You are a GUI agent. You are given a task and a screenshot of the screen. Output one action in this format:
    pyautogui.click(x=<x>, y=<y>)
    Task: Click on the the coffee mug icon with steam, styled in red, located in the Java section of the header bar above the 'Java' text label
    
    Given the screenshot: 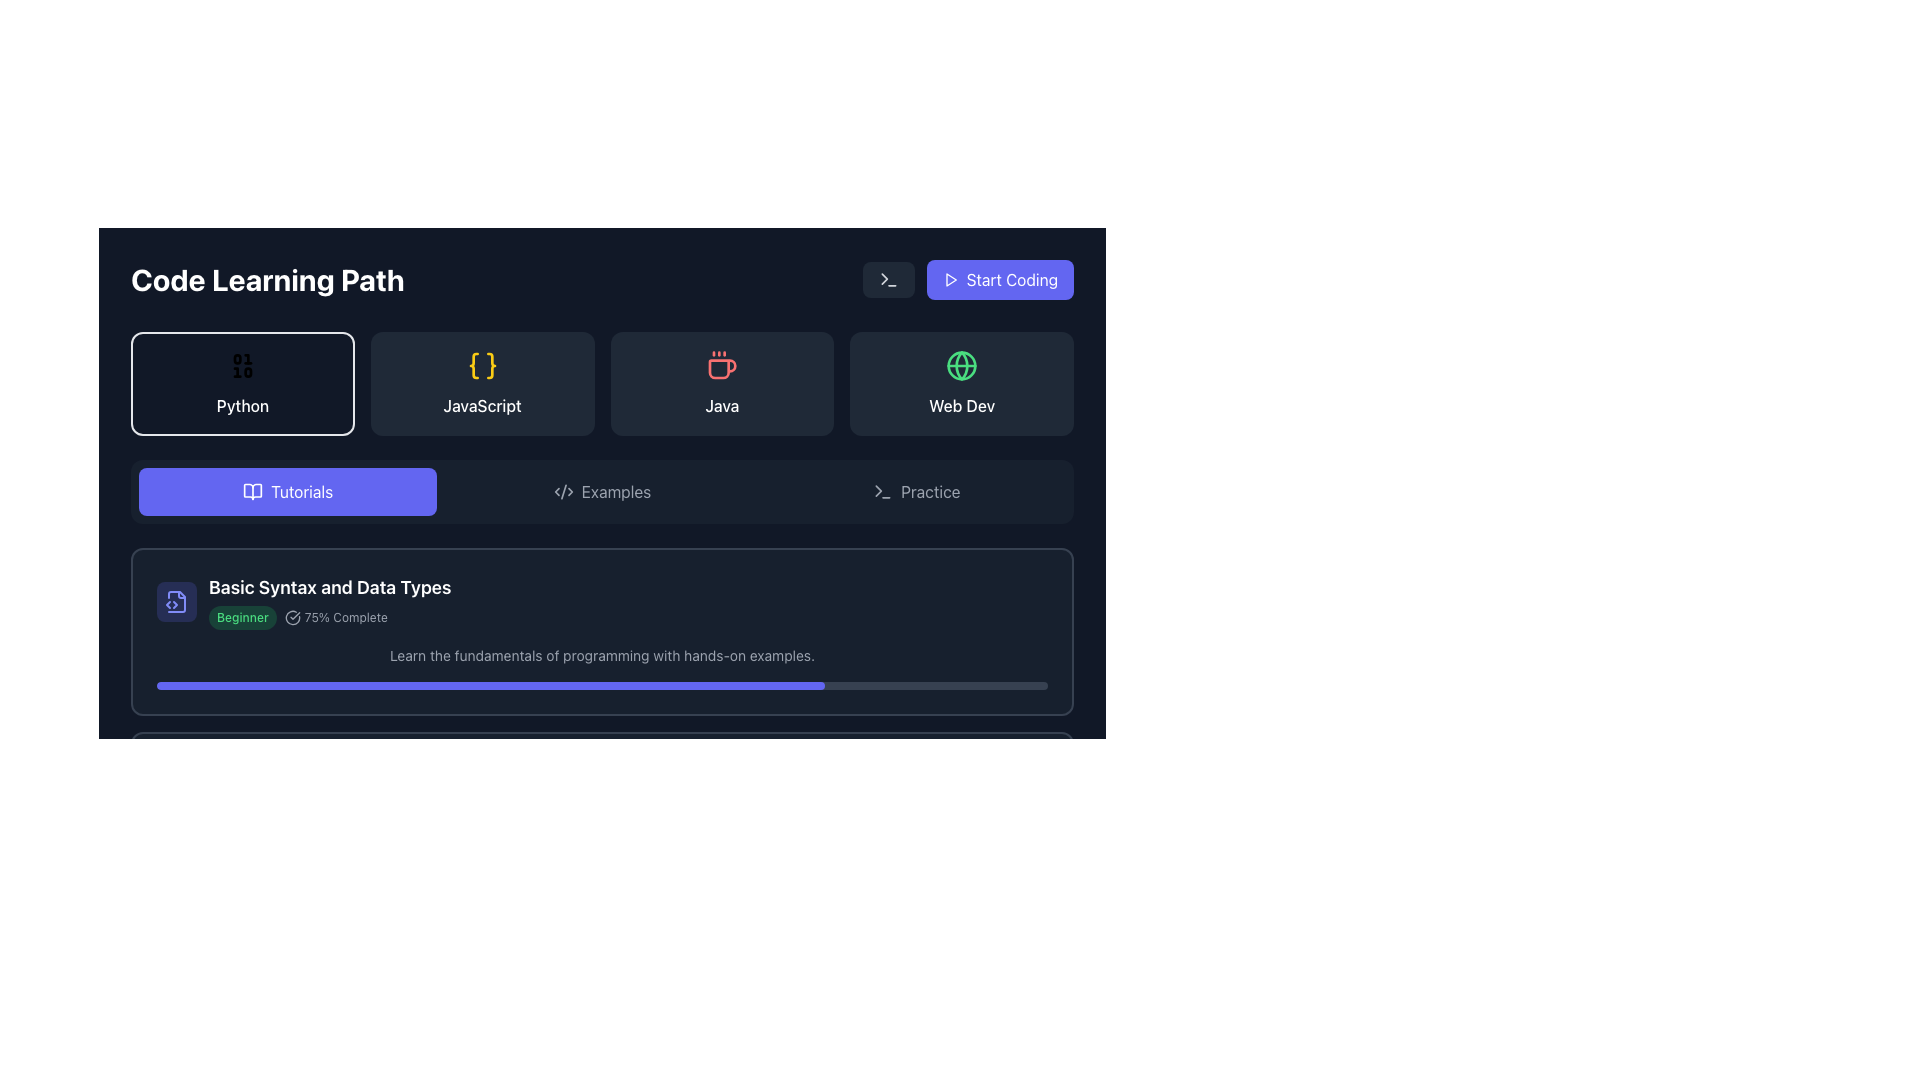 What is the action you would take?
    pyautogui.click(x=721, y=366)
    